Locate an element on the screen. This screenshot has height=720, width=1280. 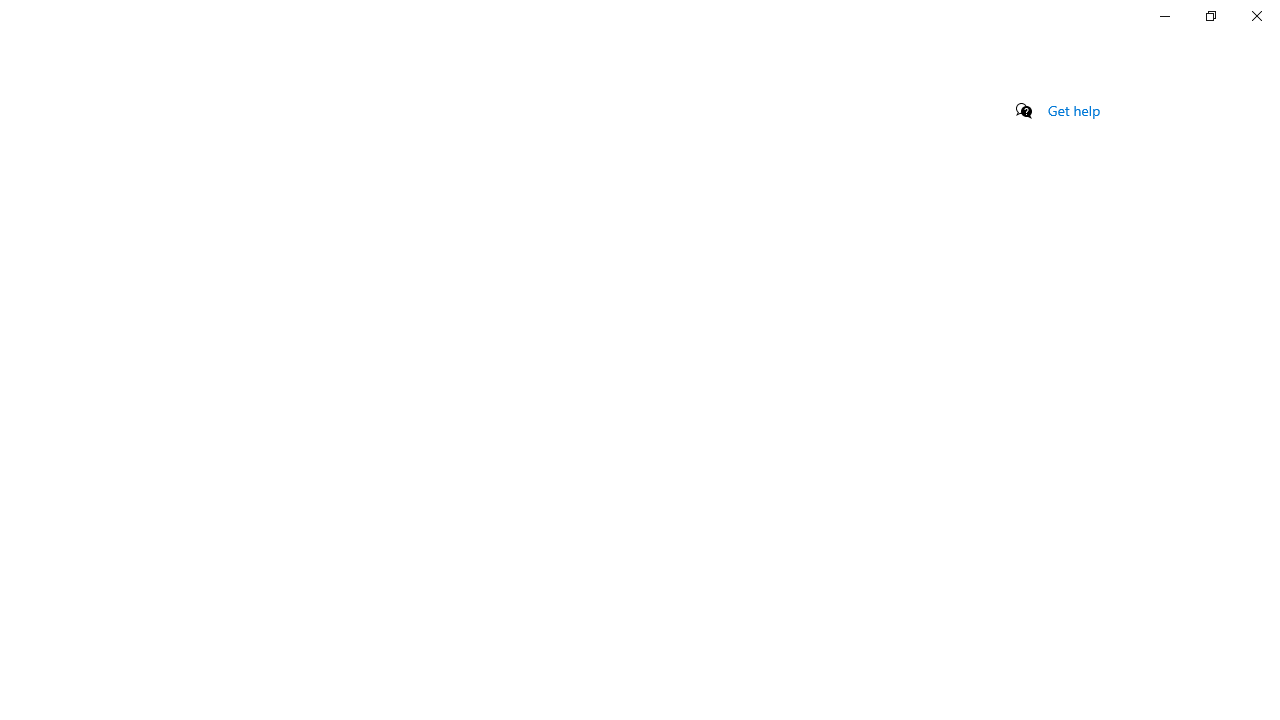
'Minimize Settings' is located at coordinates (1164, 15).